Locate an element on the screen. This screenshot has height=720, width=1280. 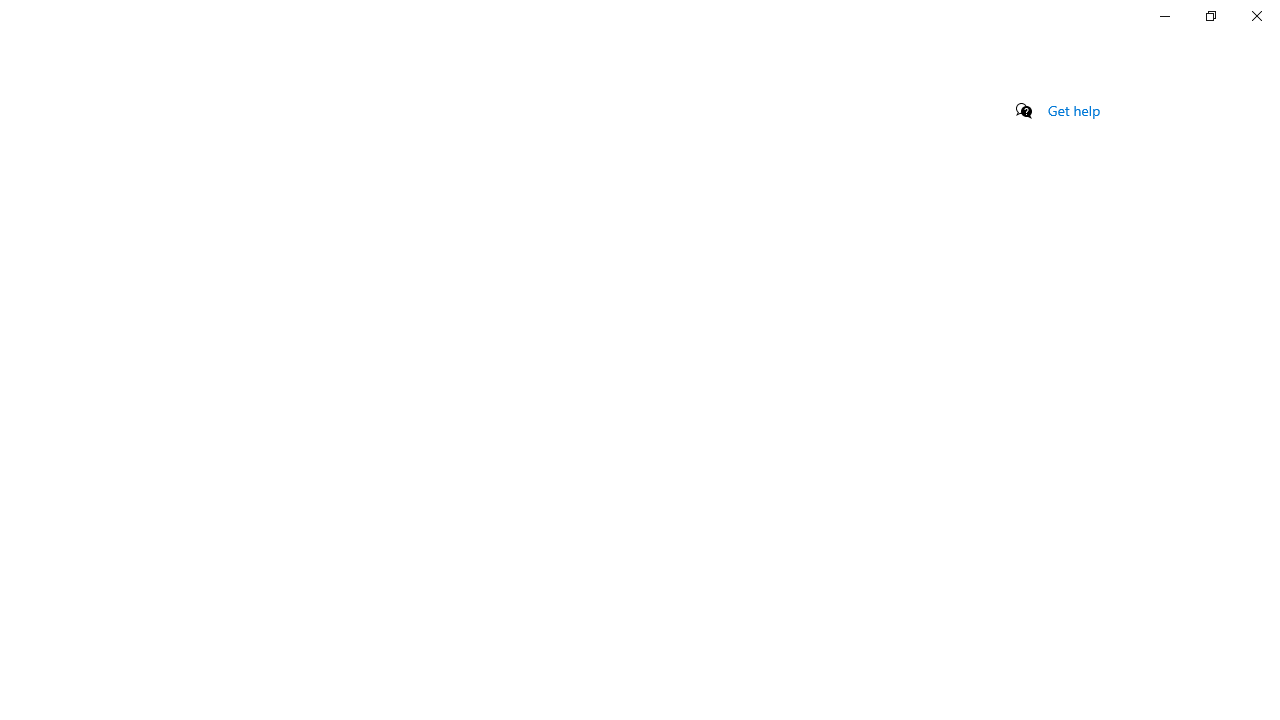
'Minimize Settings' is located at coordinates (1164, 15).